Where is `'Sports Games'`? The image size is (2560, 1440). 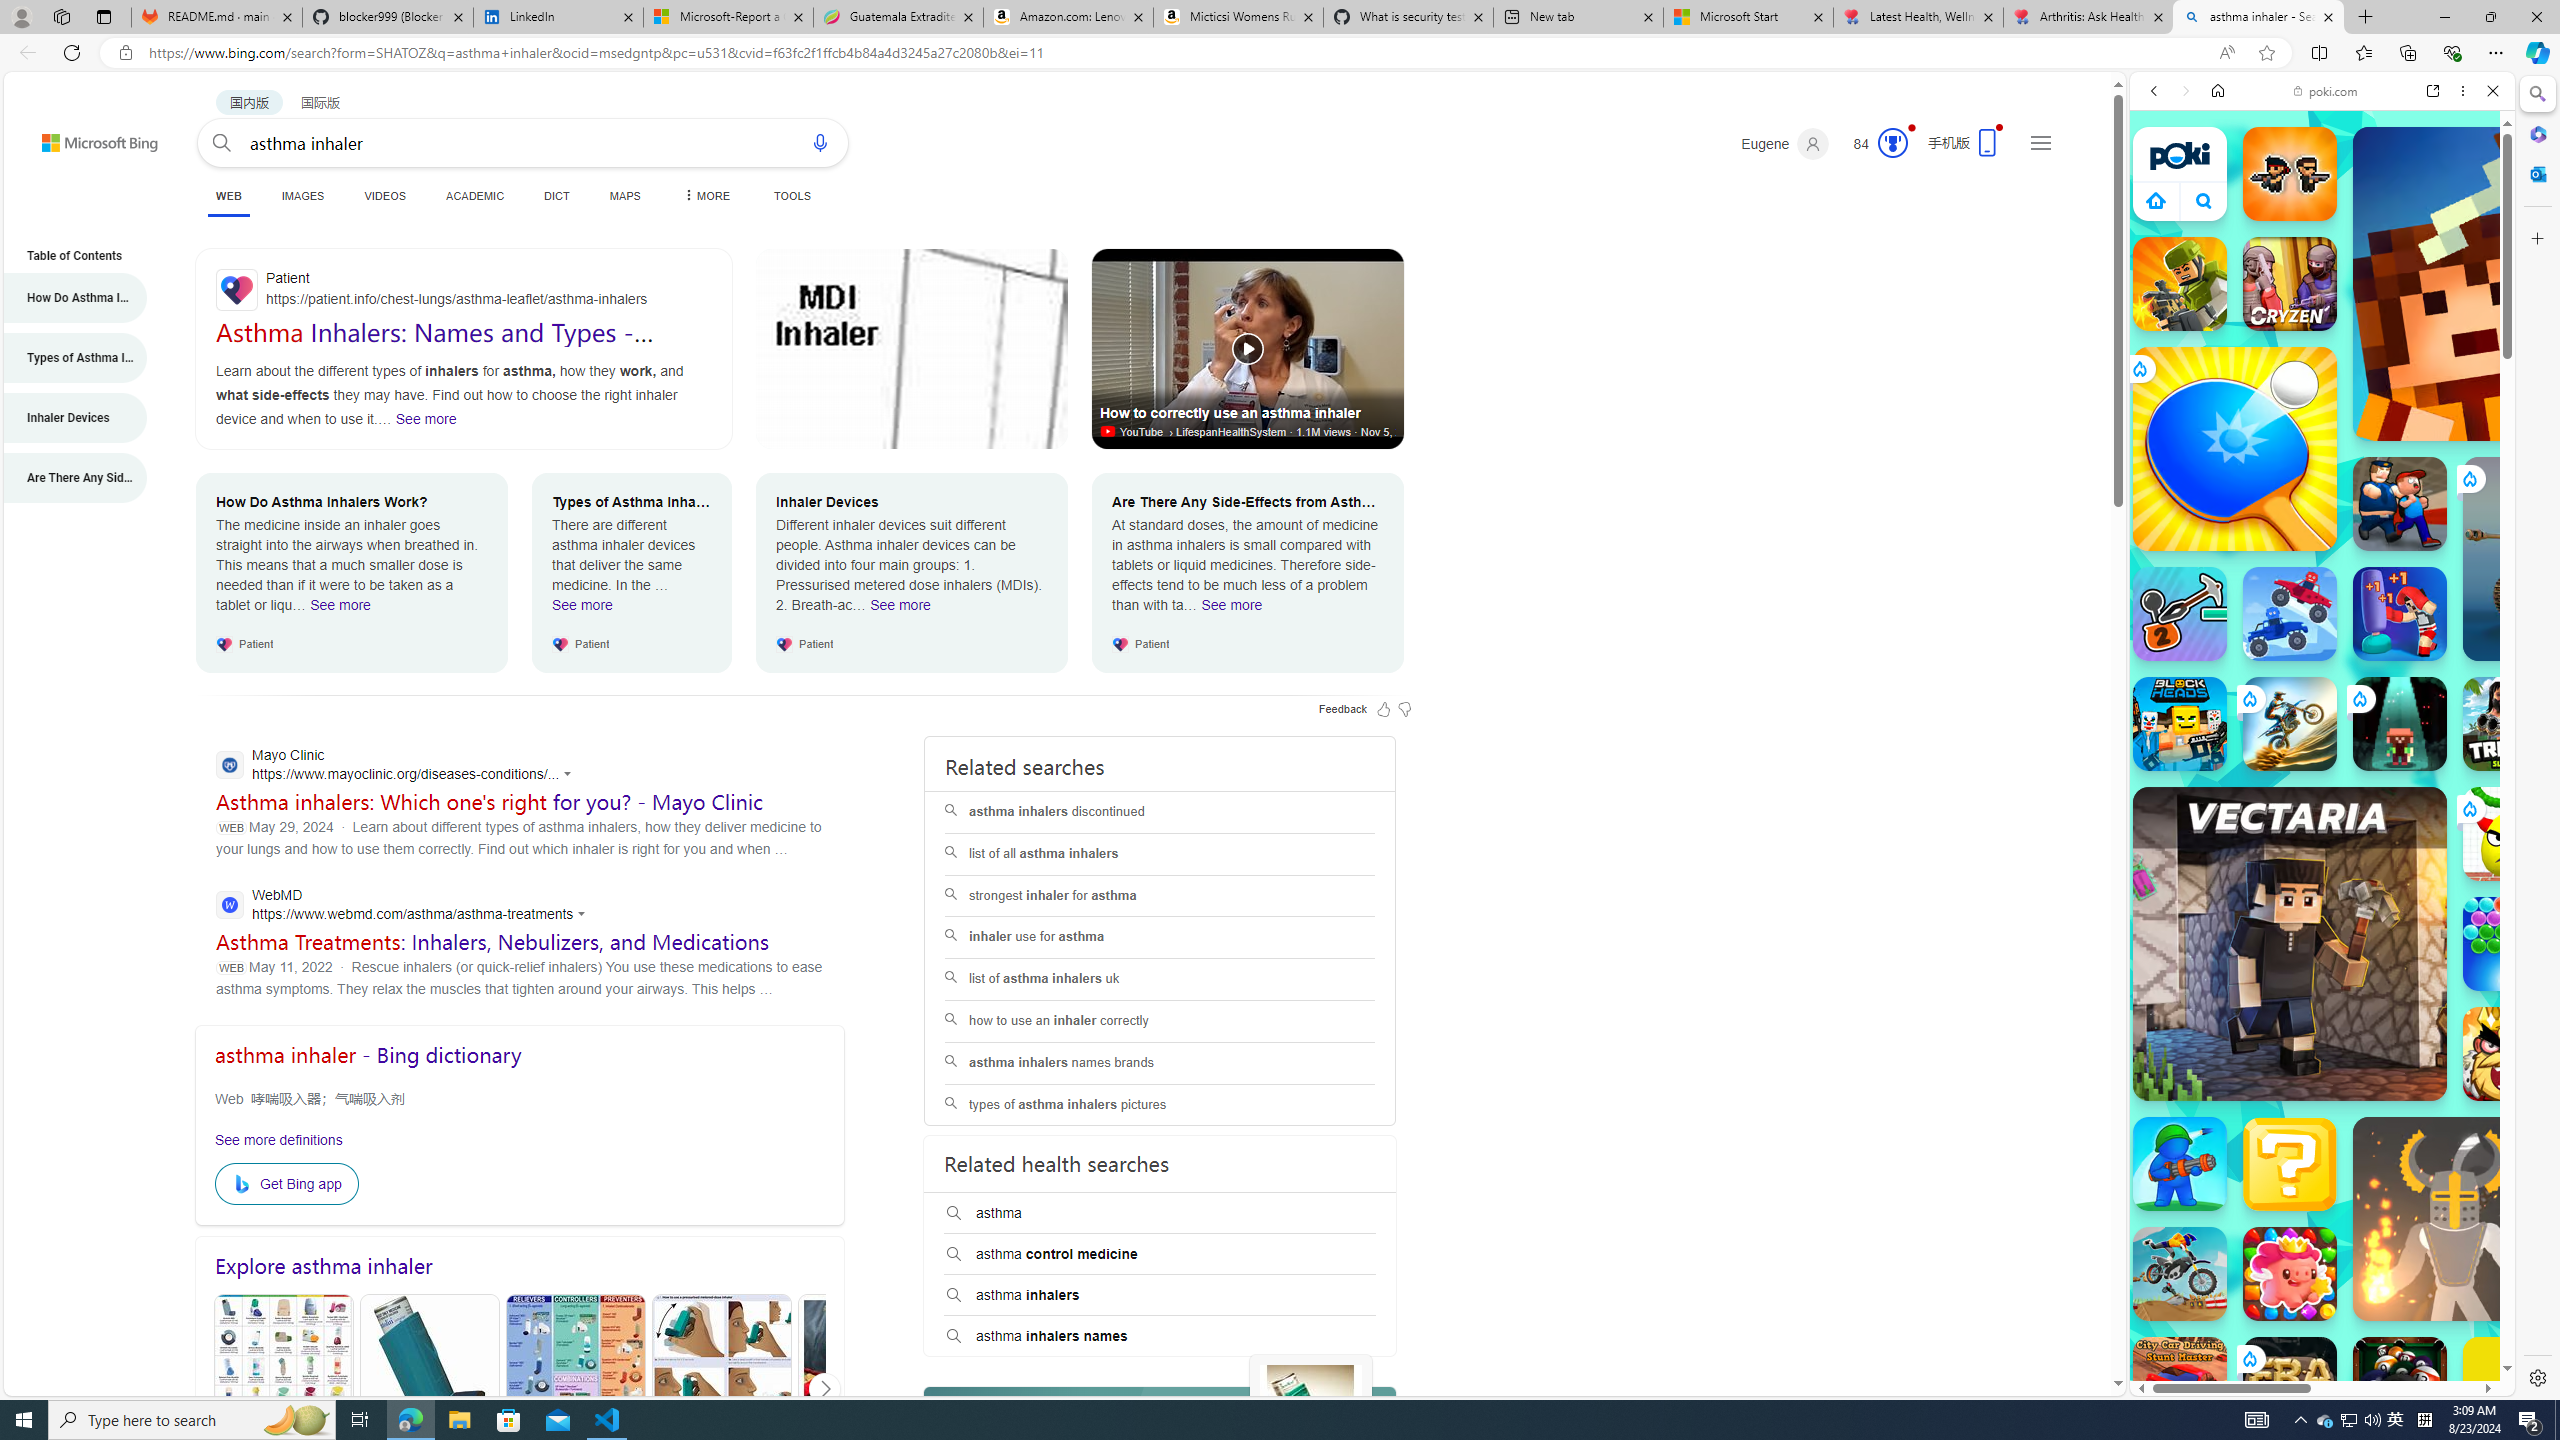 'Sports Games' is located at coordinates (2320, 666).